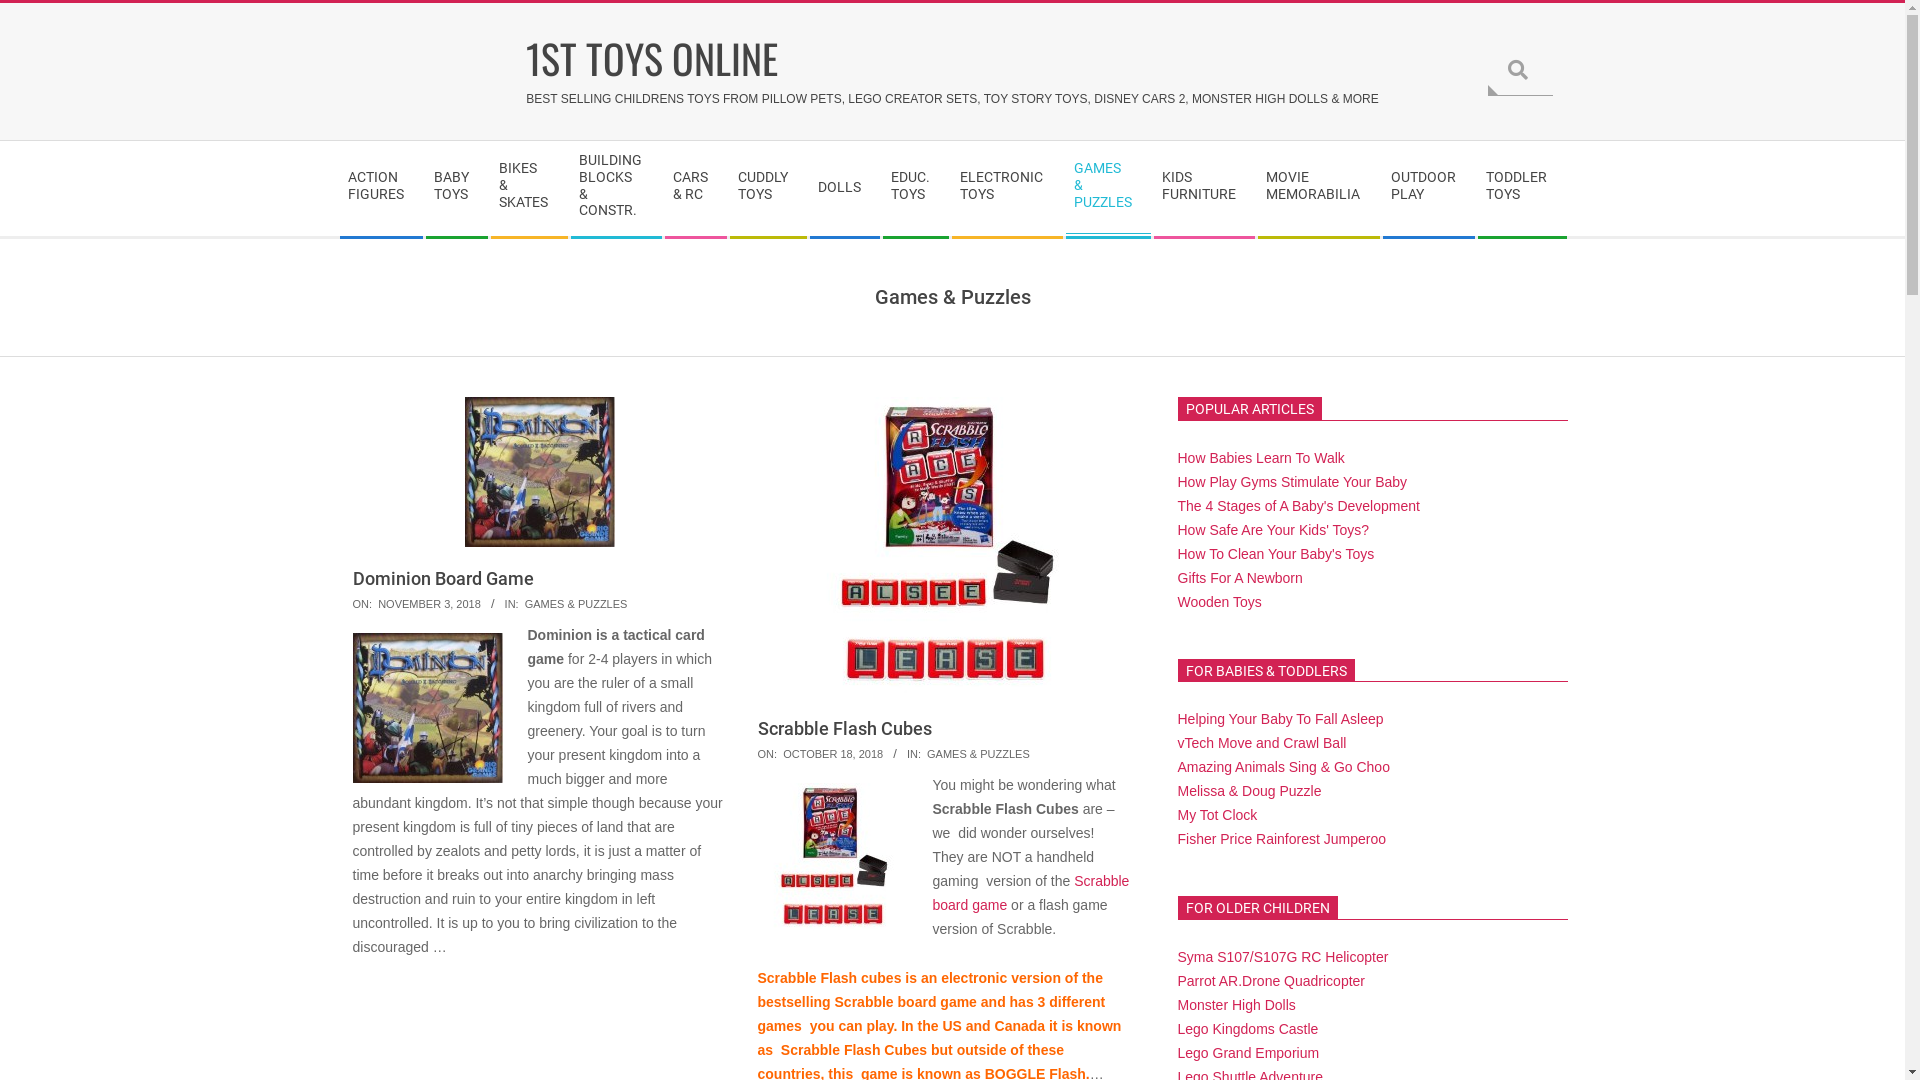 The image size is (1920, 1080). Describe the element at coordinates (1247, 1052) in the screenshot. I see `'Lego Grand Emporium'` at that location.